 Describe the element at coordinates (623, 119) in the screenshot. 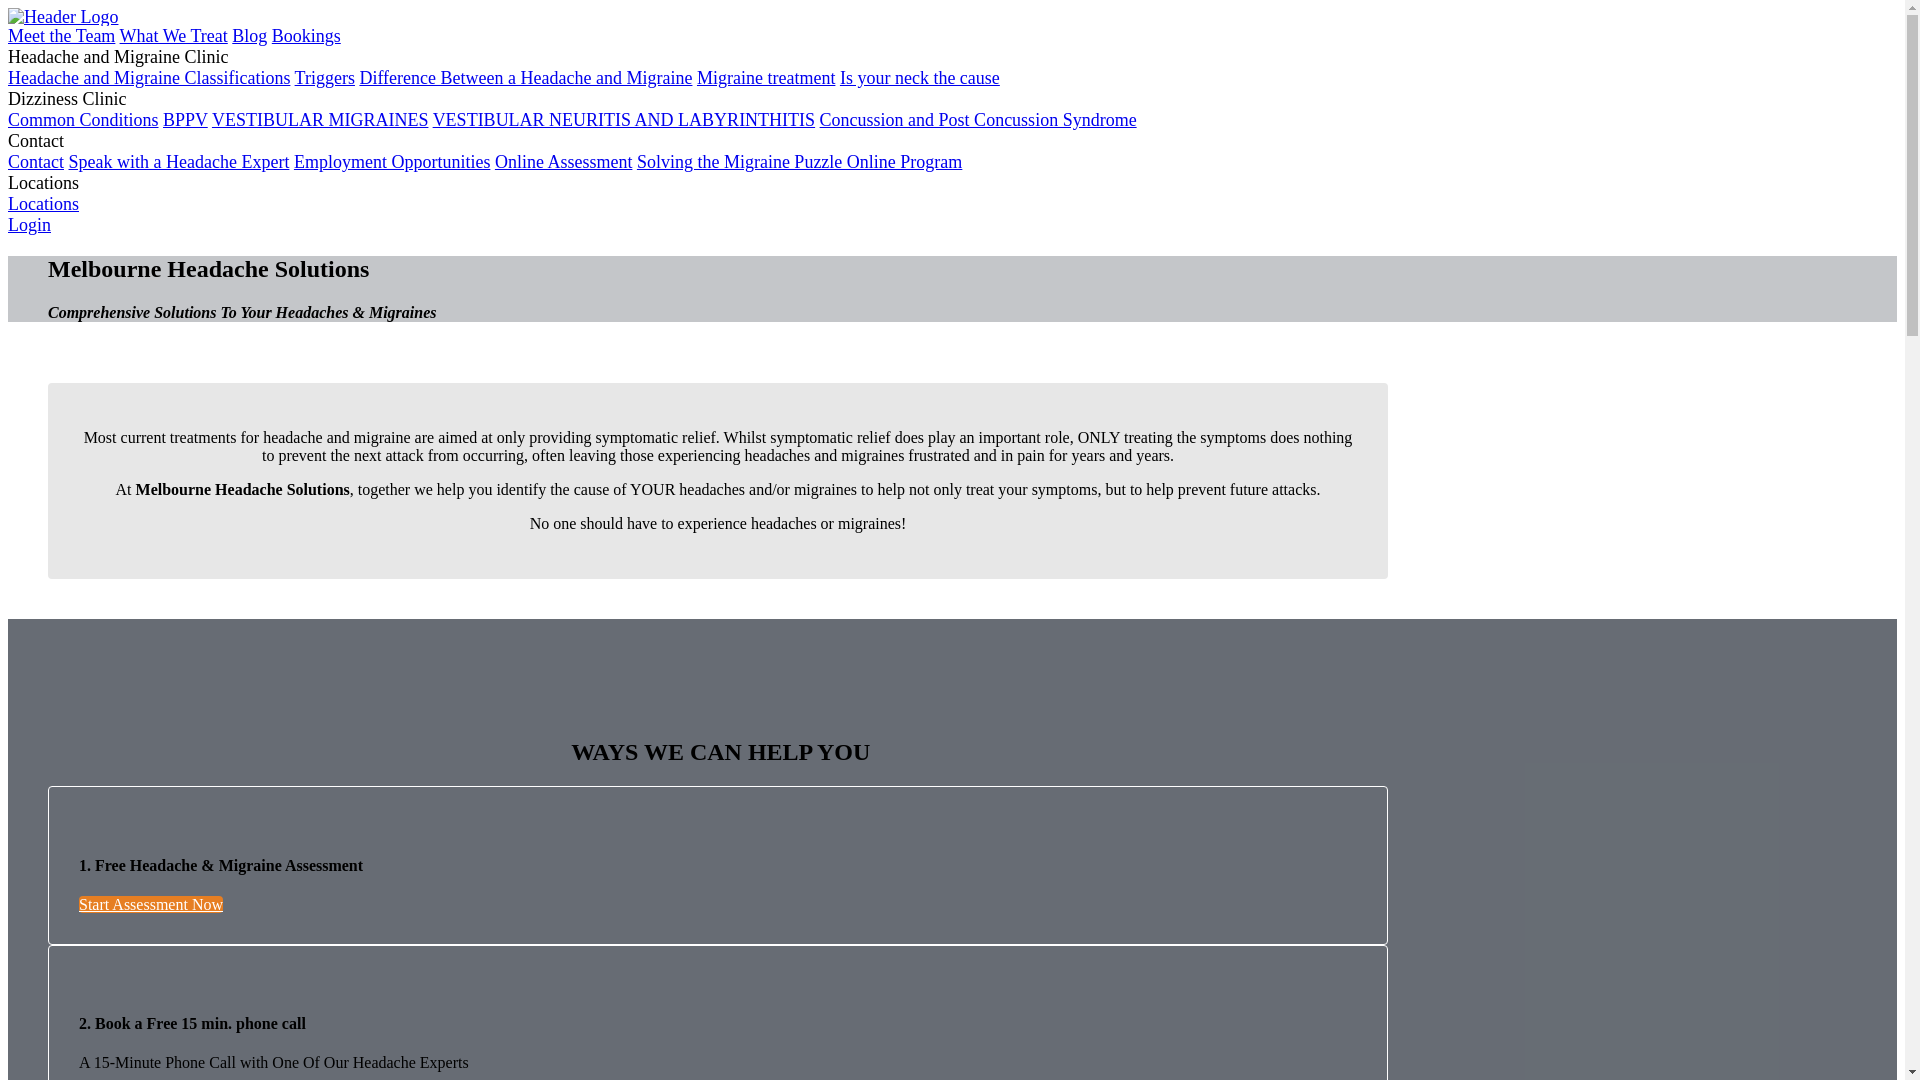

I see `'VESTIBULAR NEURITIS AND LABYRINTHITIS'` at that location.